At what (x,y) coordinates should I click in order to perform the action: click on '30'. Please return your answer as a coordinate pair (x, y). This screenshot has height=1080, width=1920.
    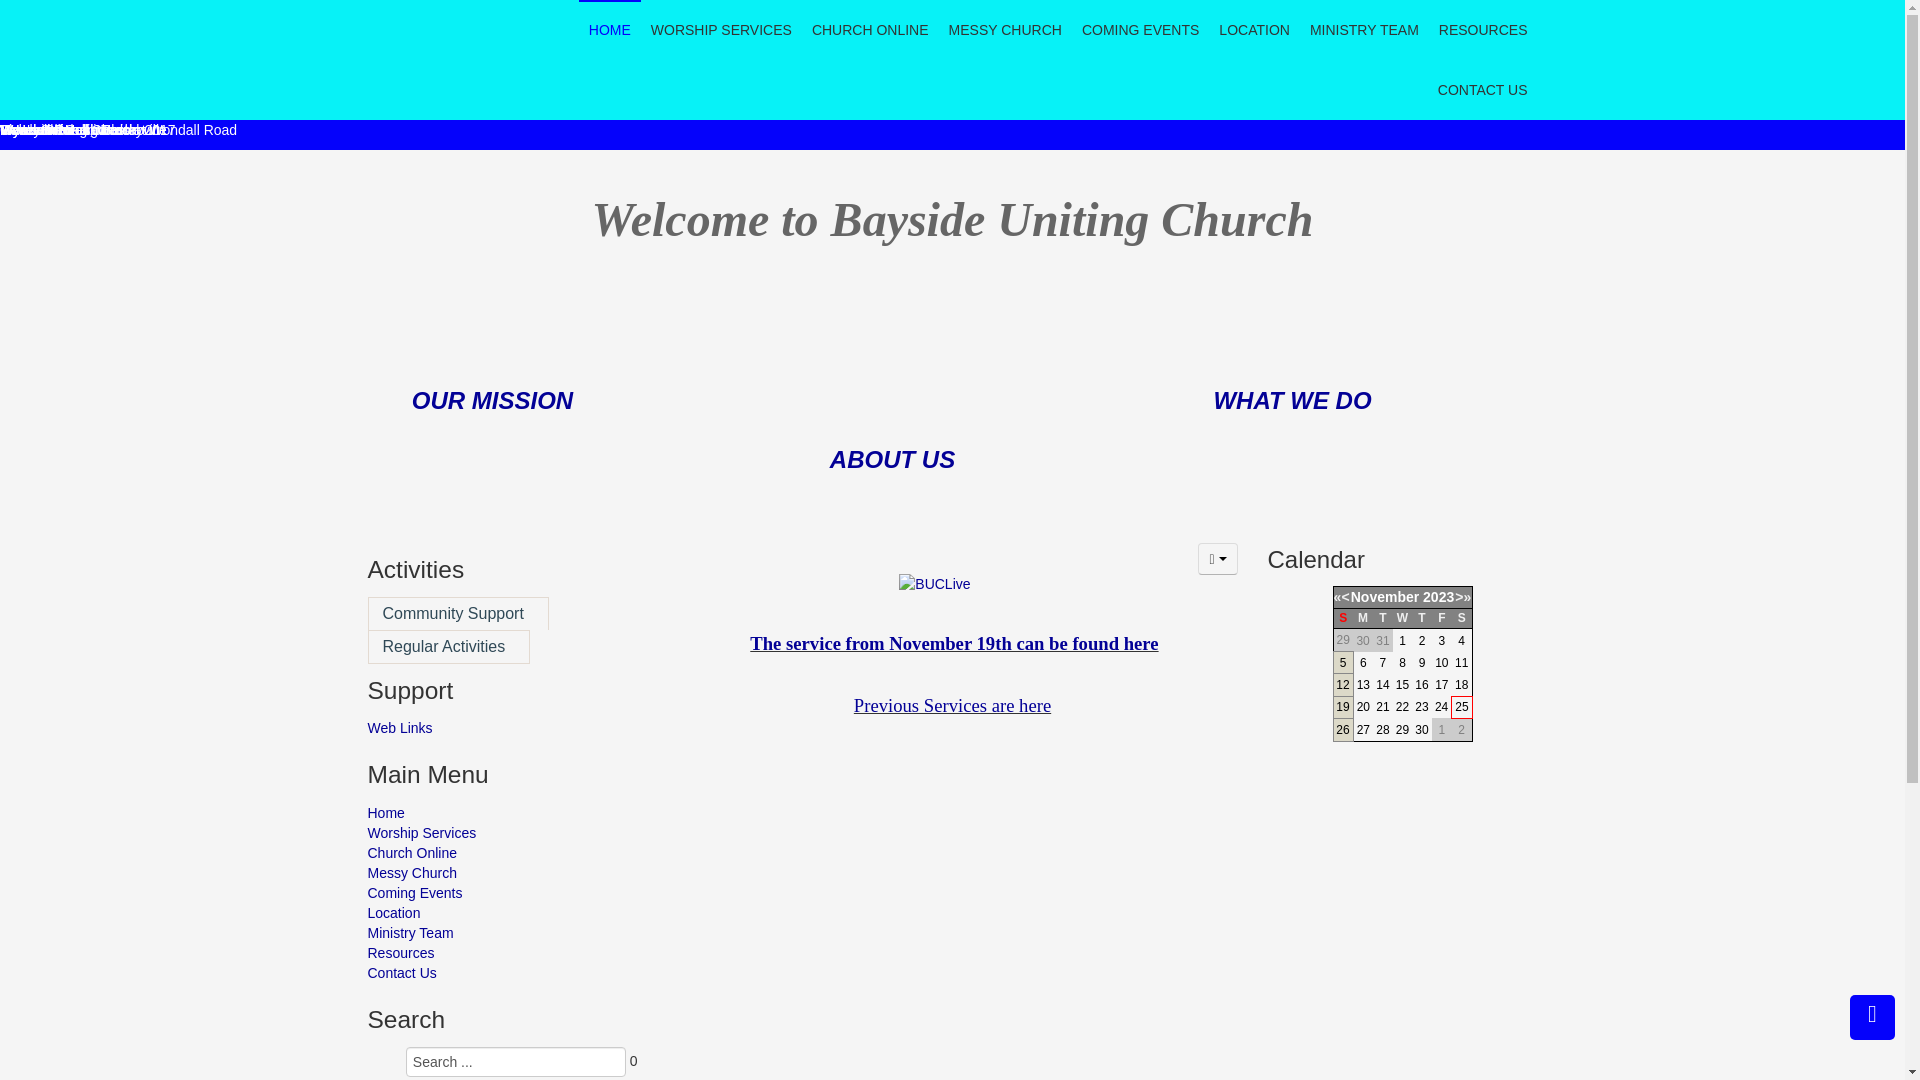
    Looking at the image, I should click on (1420, 729).